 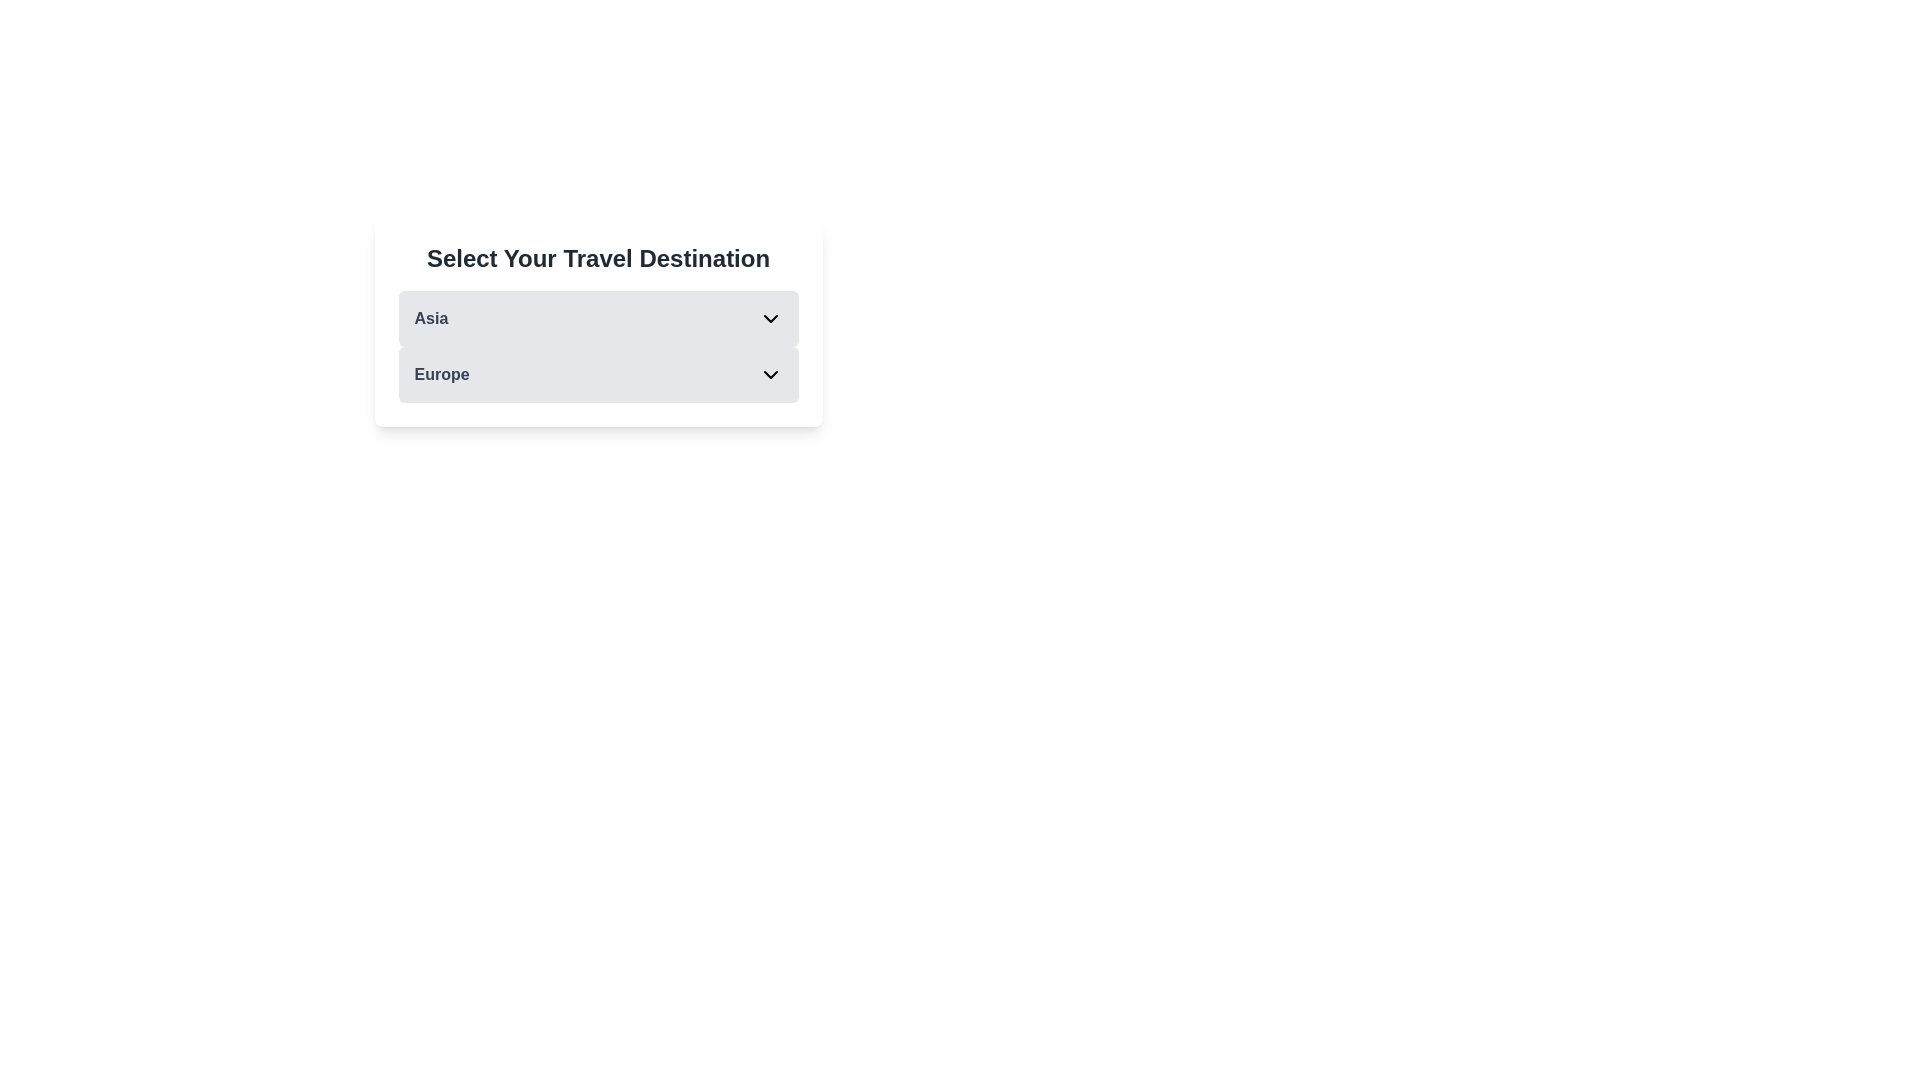 I want to click on the downward-pointing chevron icon located to the right of the text 'Europe', so click(x=769, y=374).